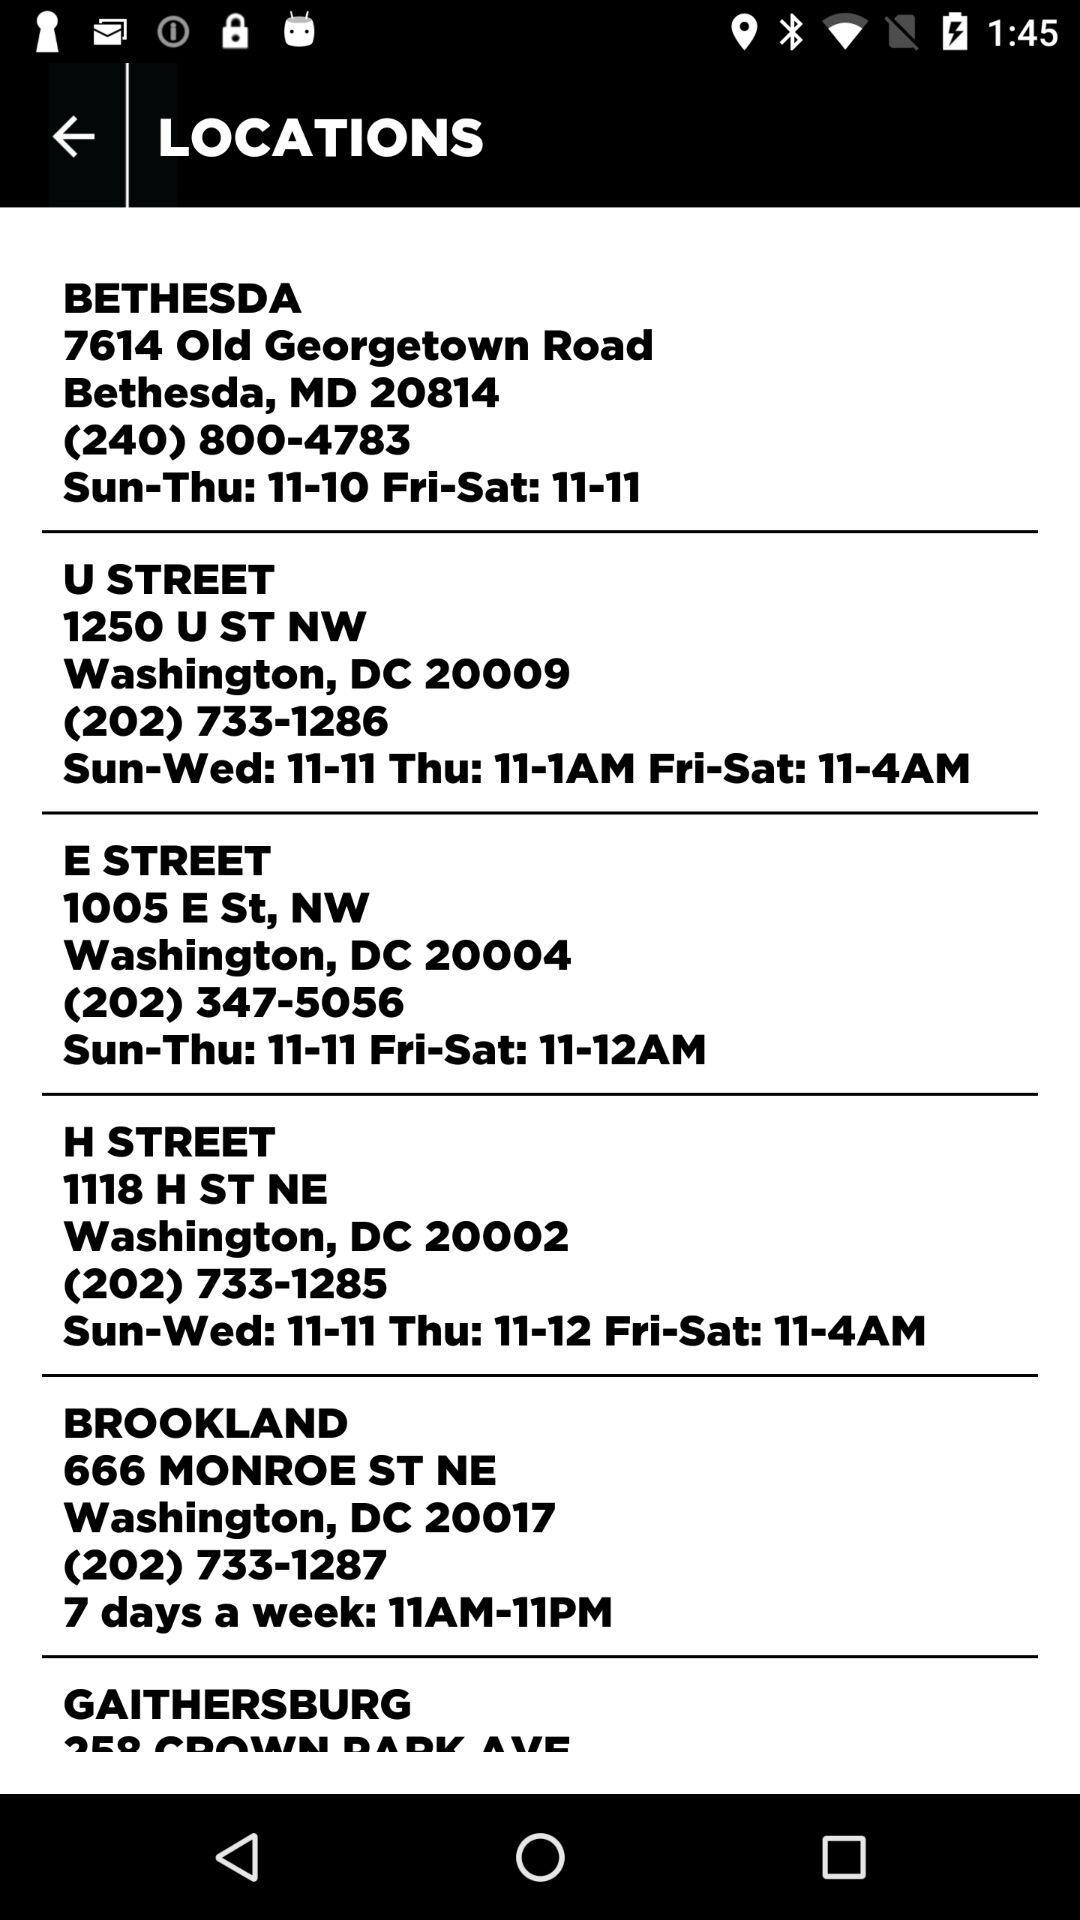  What do you see at coordinates (72, 135) in the screenshot?
I see `app next to the locations app` at bounding box center [72, 135].